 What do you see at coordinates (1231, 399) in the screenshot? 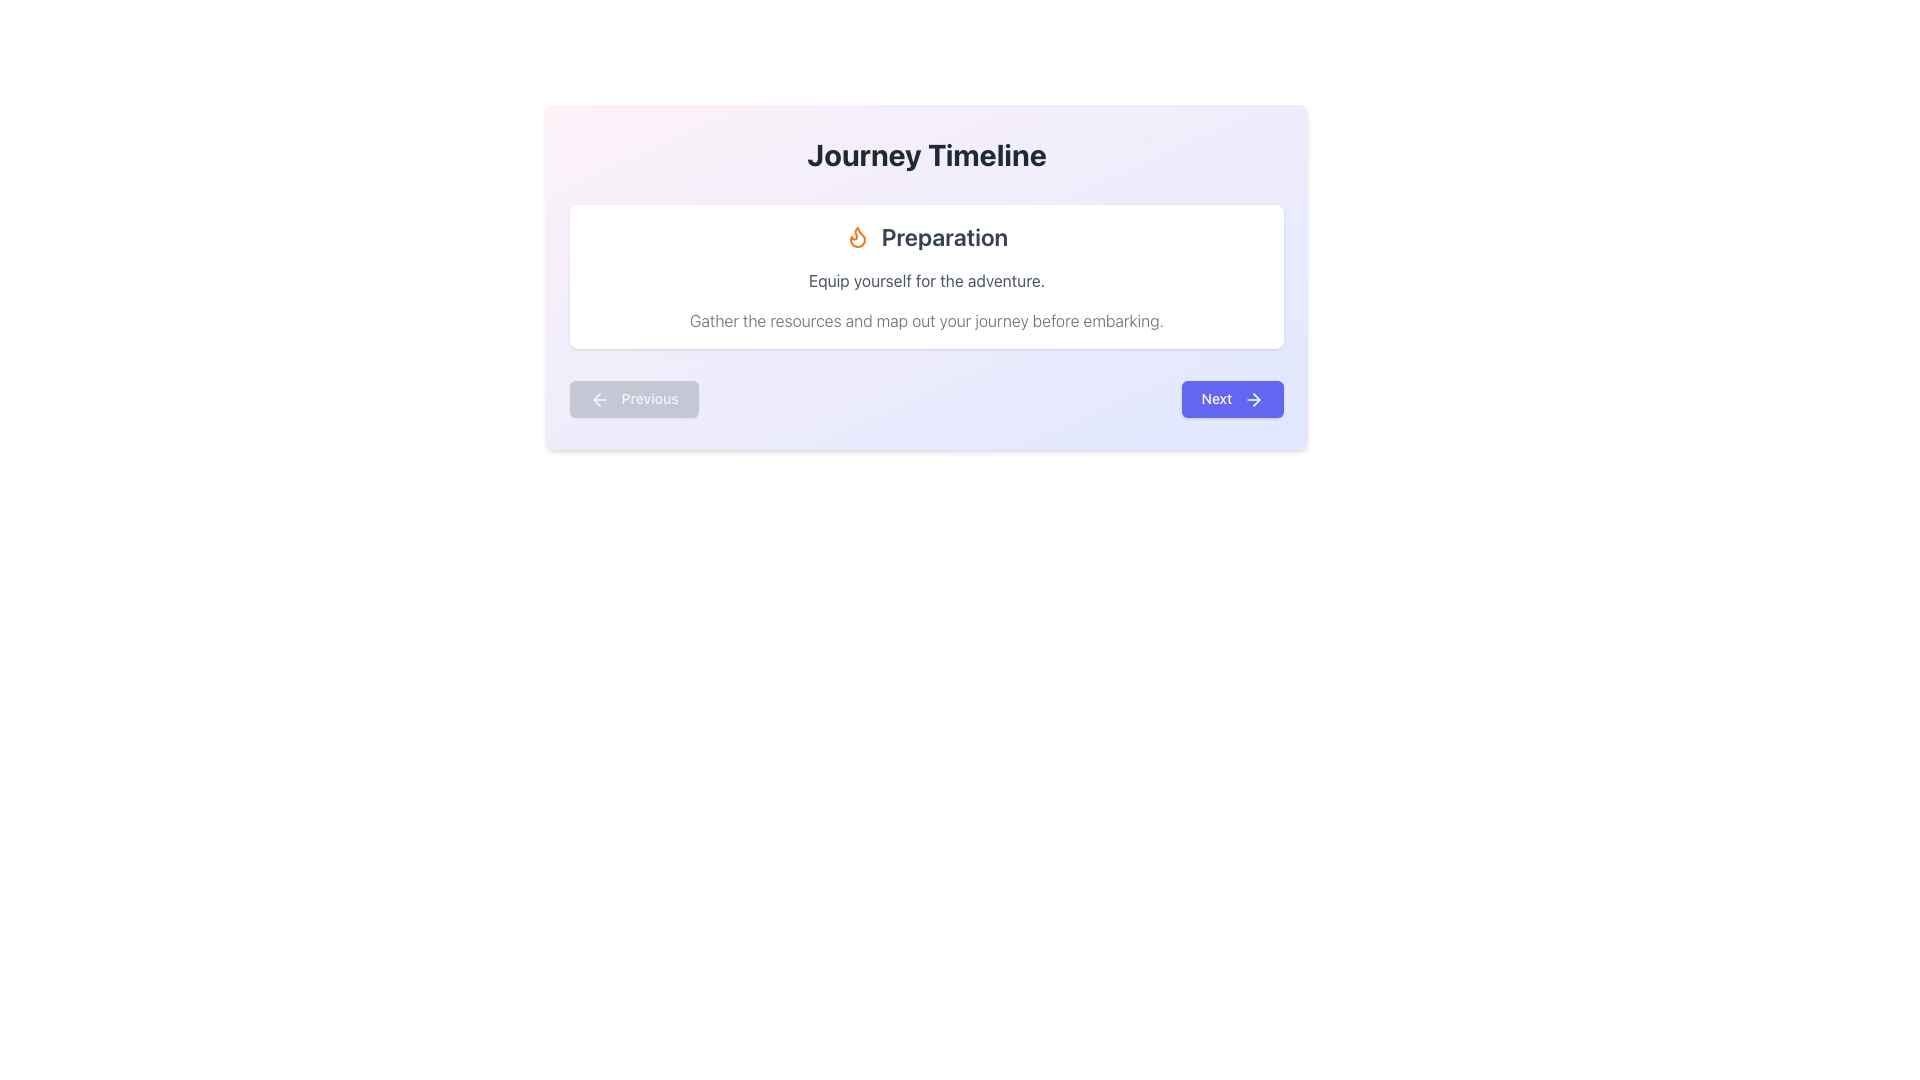
I see `the second button in the aligned row of navigation buttons at the bottom-right of the interface to proceed to the next step` at bounding box center [1231, 399].